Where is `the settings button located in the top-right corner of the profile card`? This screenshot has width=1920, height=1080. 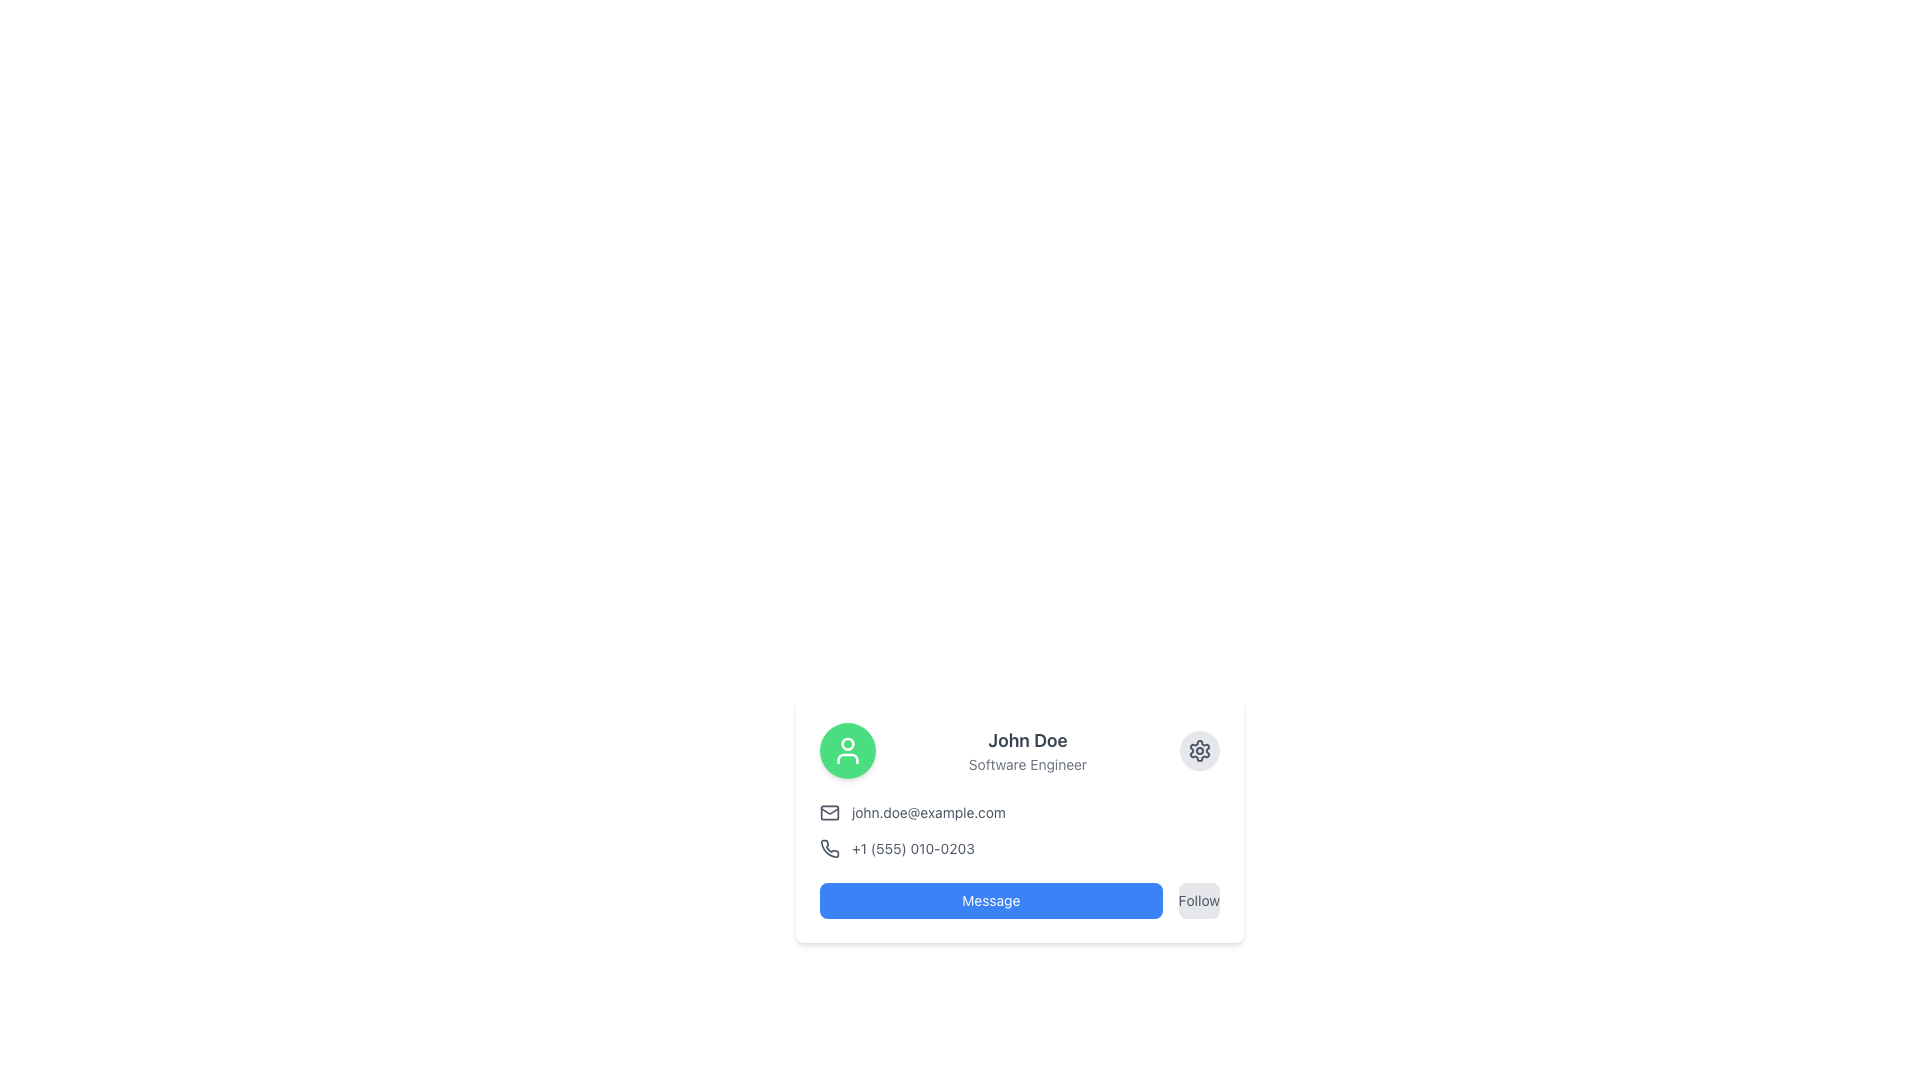
the settings button located in the top-right corner of the profile card is located at coordinates (1200, 751).